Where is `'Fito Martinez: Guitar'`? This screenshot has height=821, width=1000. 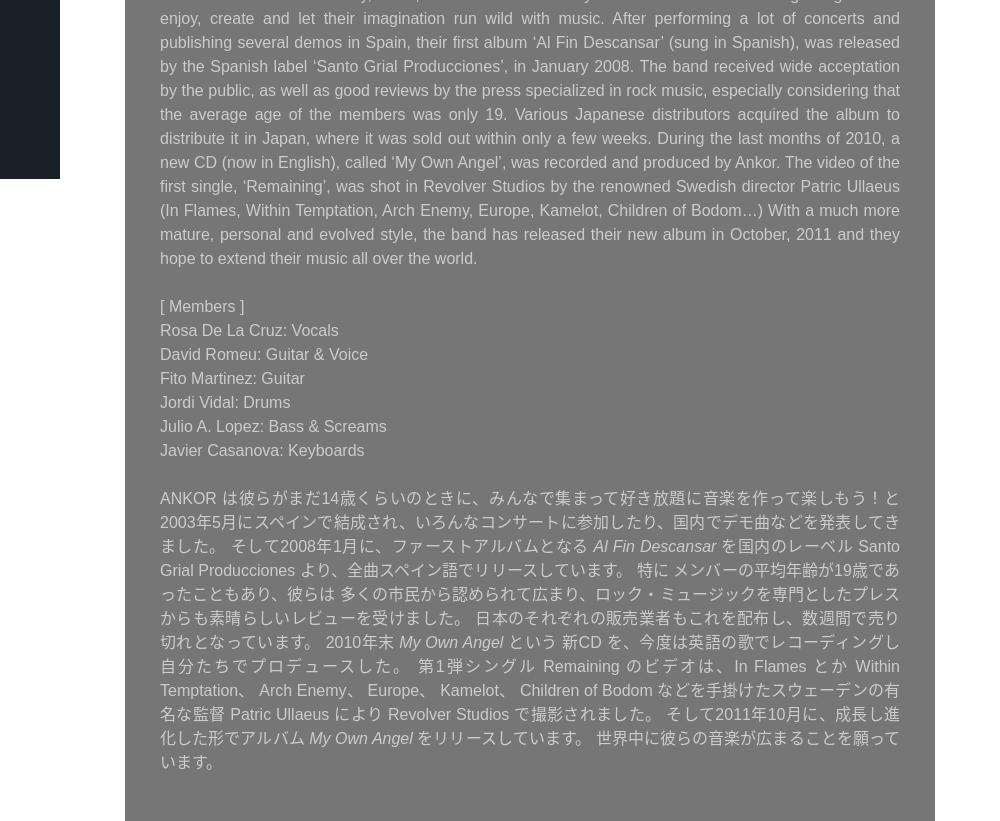 'Fito Martinez: Guitar' is located at coordinates (231, 377).